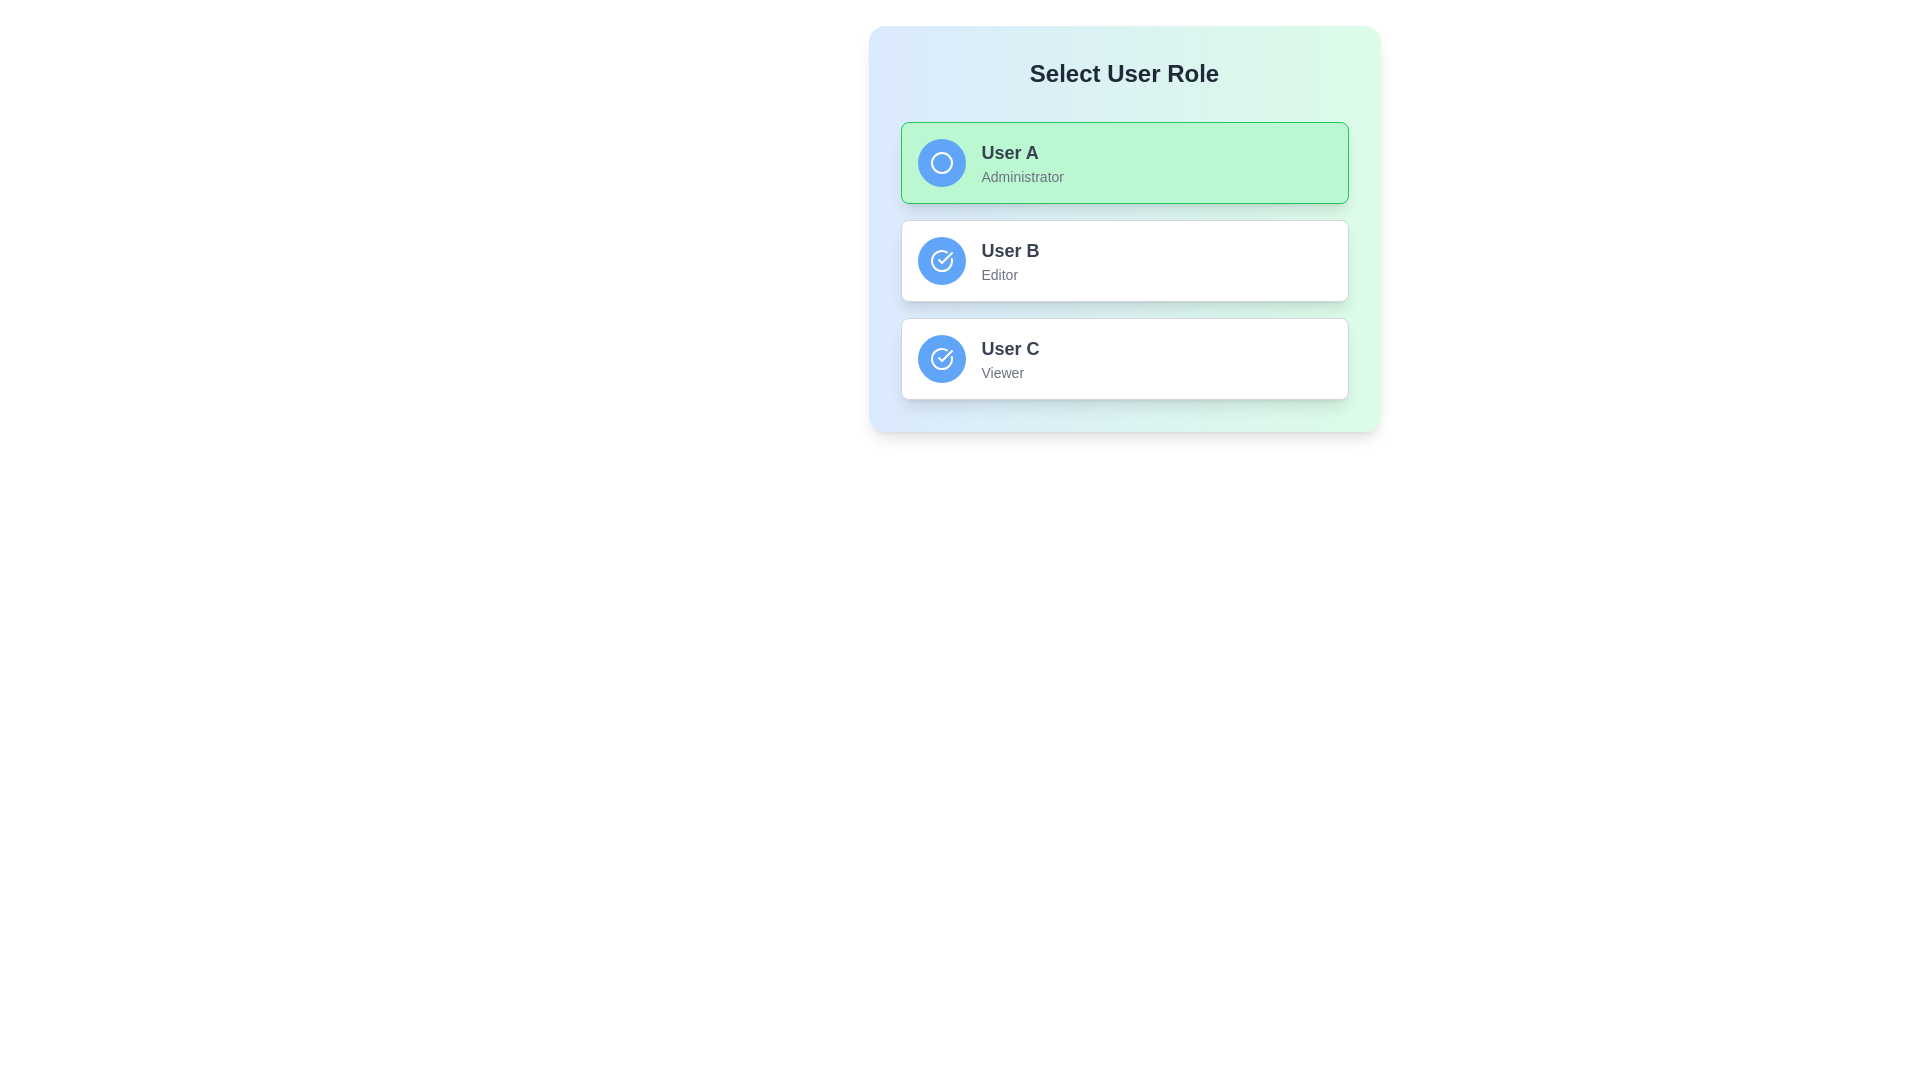  What do you see at coordinates (940, 357) in the screenshot?
I see `the circular blue icon with a white check mark, located to the left of the text 'User C' in the 'User C Viewer' card` at bounding box center [940, 357].